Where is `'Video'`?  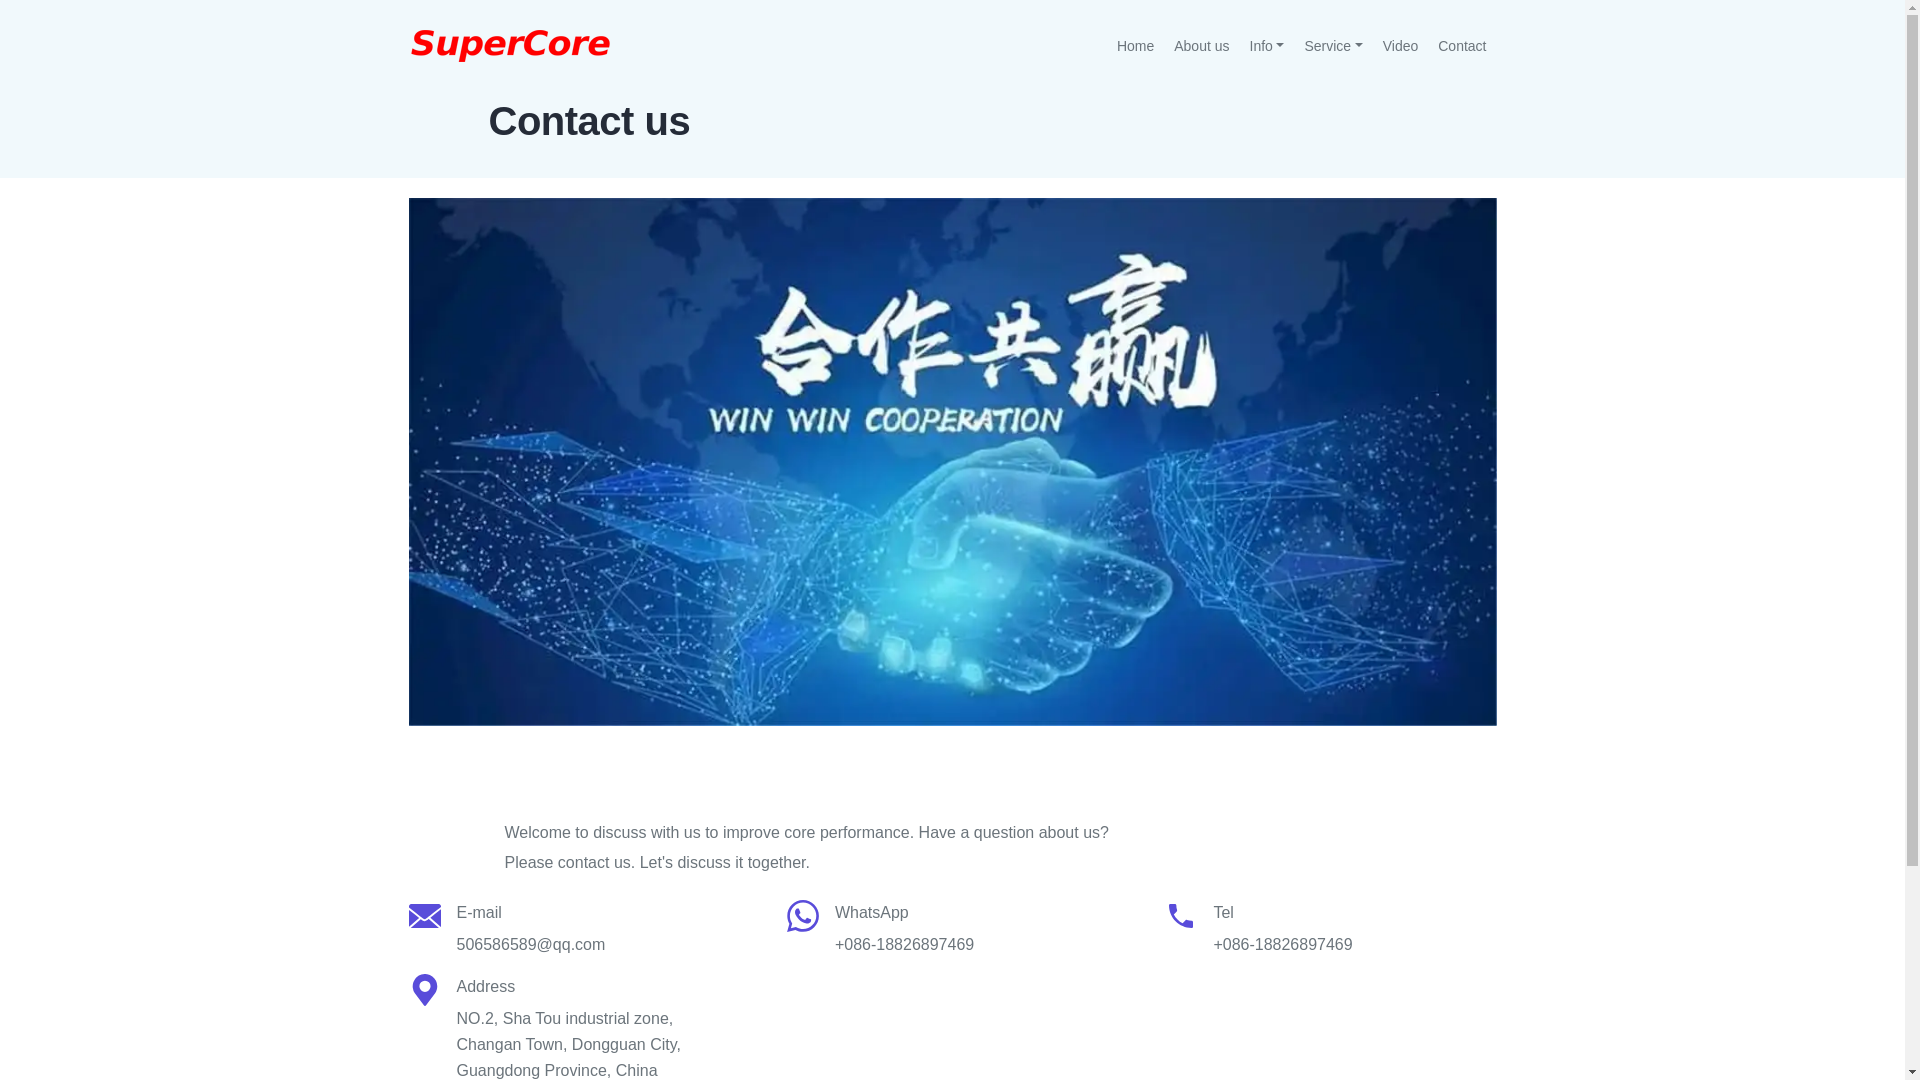 'Video' is located at coordinates (1400, 45).